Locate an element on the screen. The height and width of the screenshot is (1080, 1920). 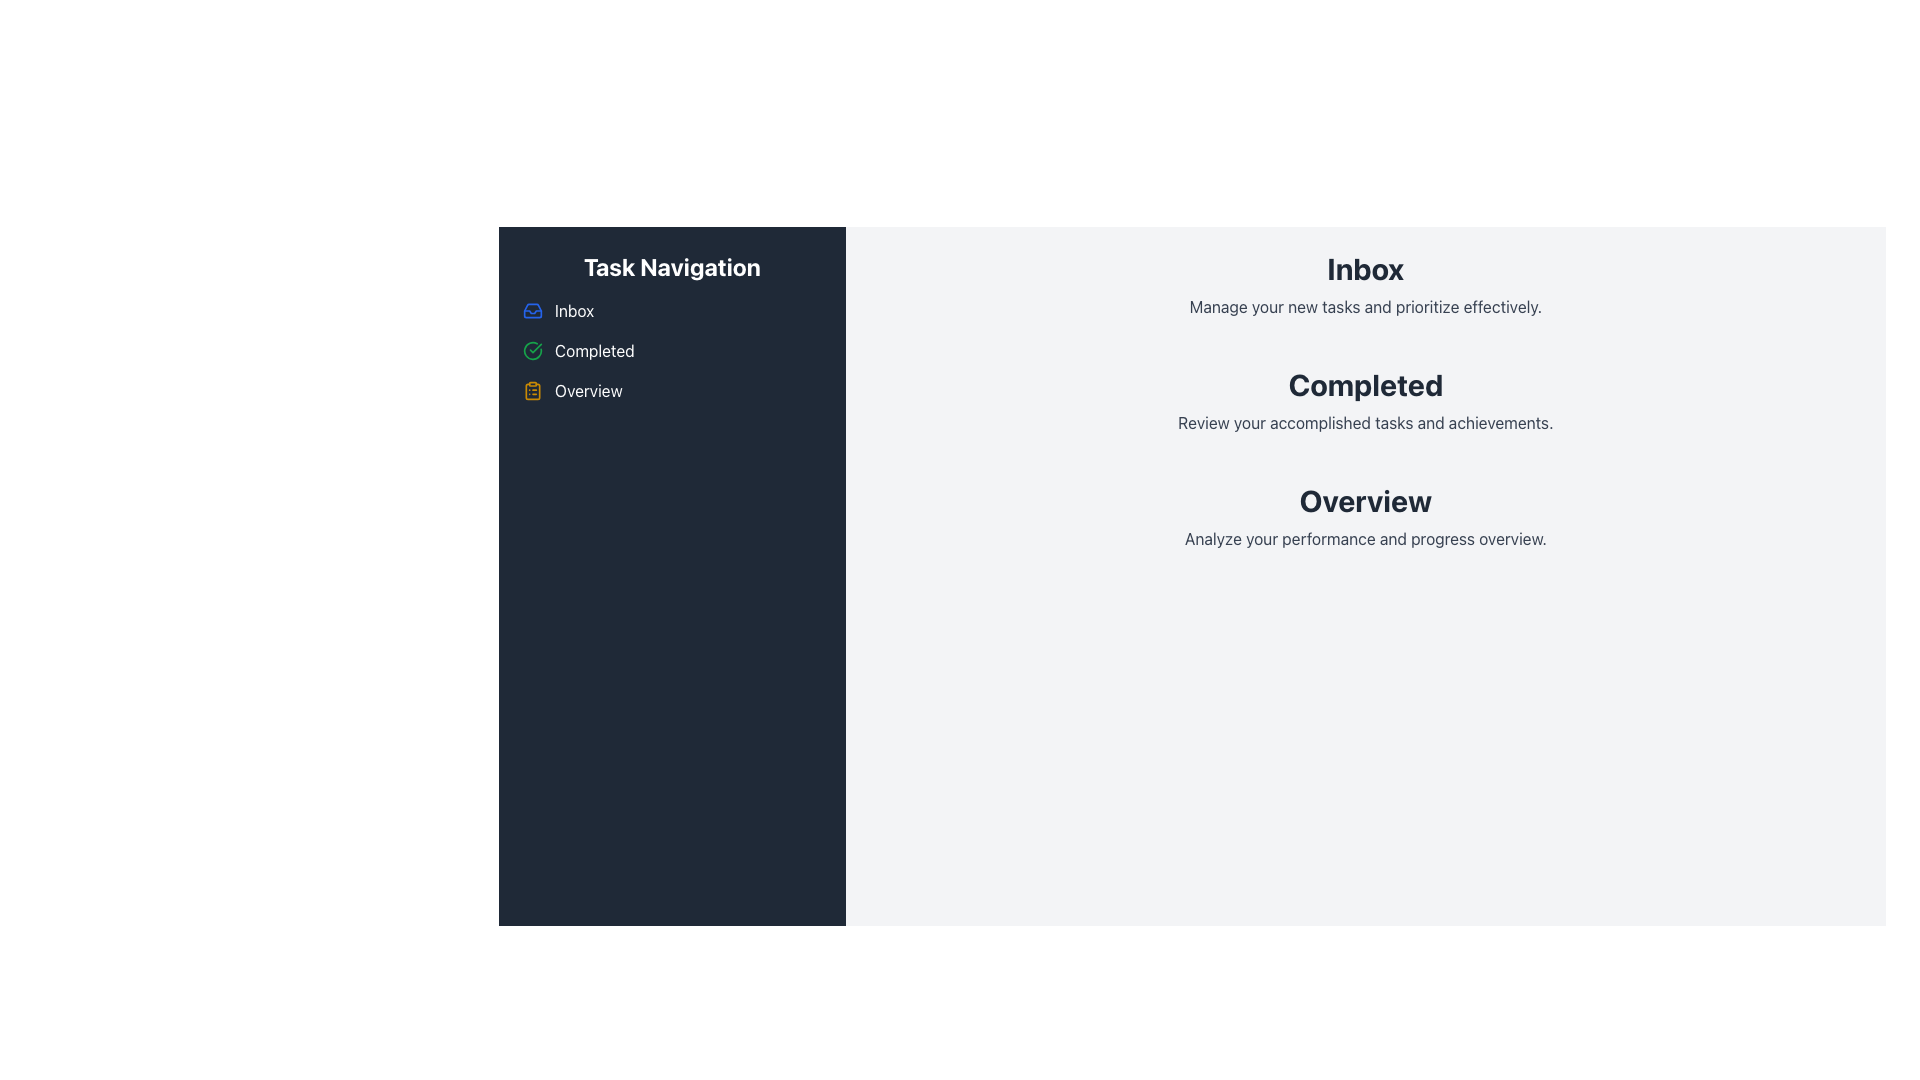
description text block titled 'Overview' which contains the text 'Analyze your performance and progress overview.' is located at coordinates (1364, 515).